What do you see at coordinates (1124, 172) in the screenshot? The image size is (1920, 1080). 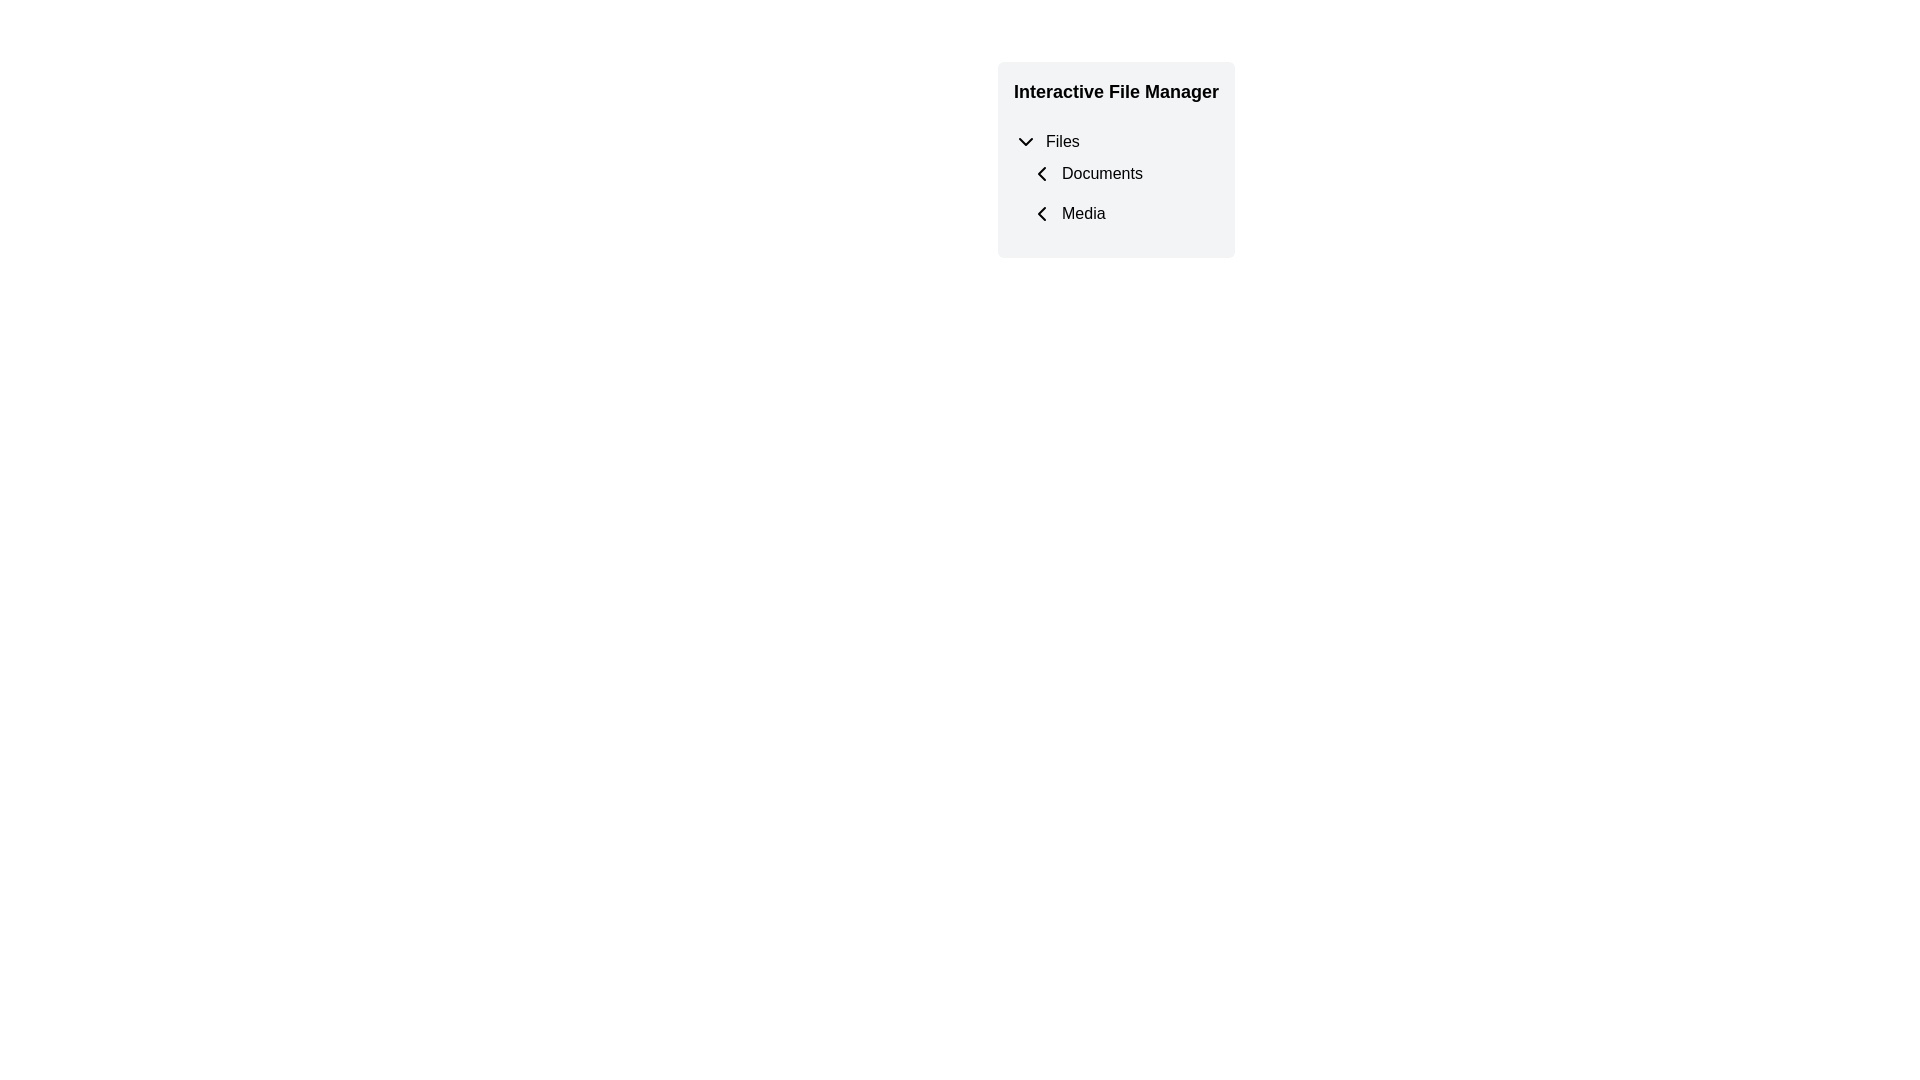 I see `the 'Documents' navigation item located in the Interactive File Manager panel` at bounding box center [1124, 172].